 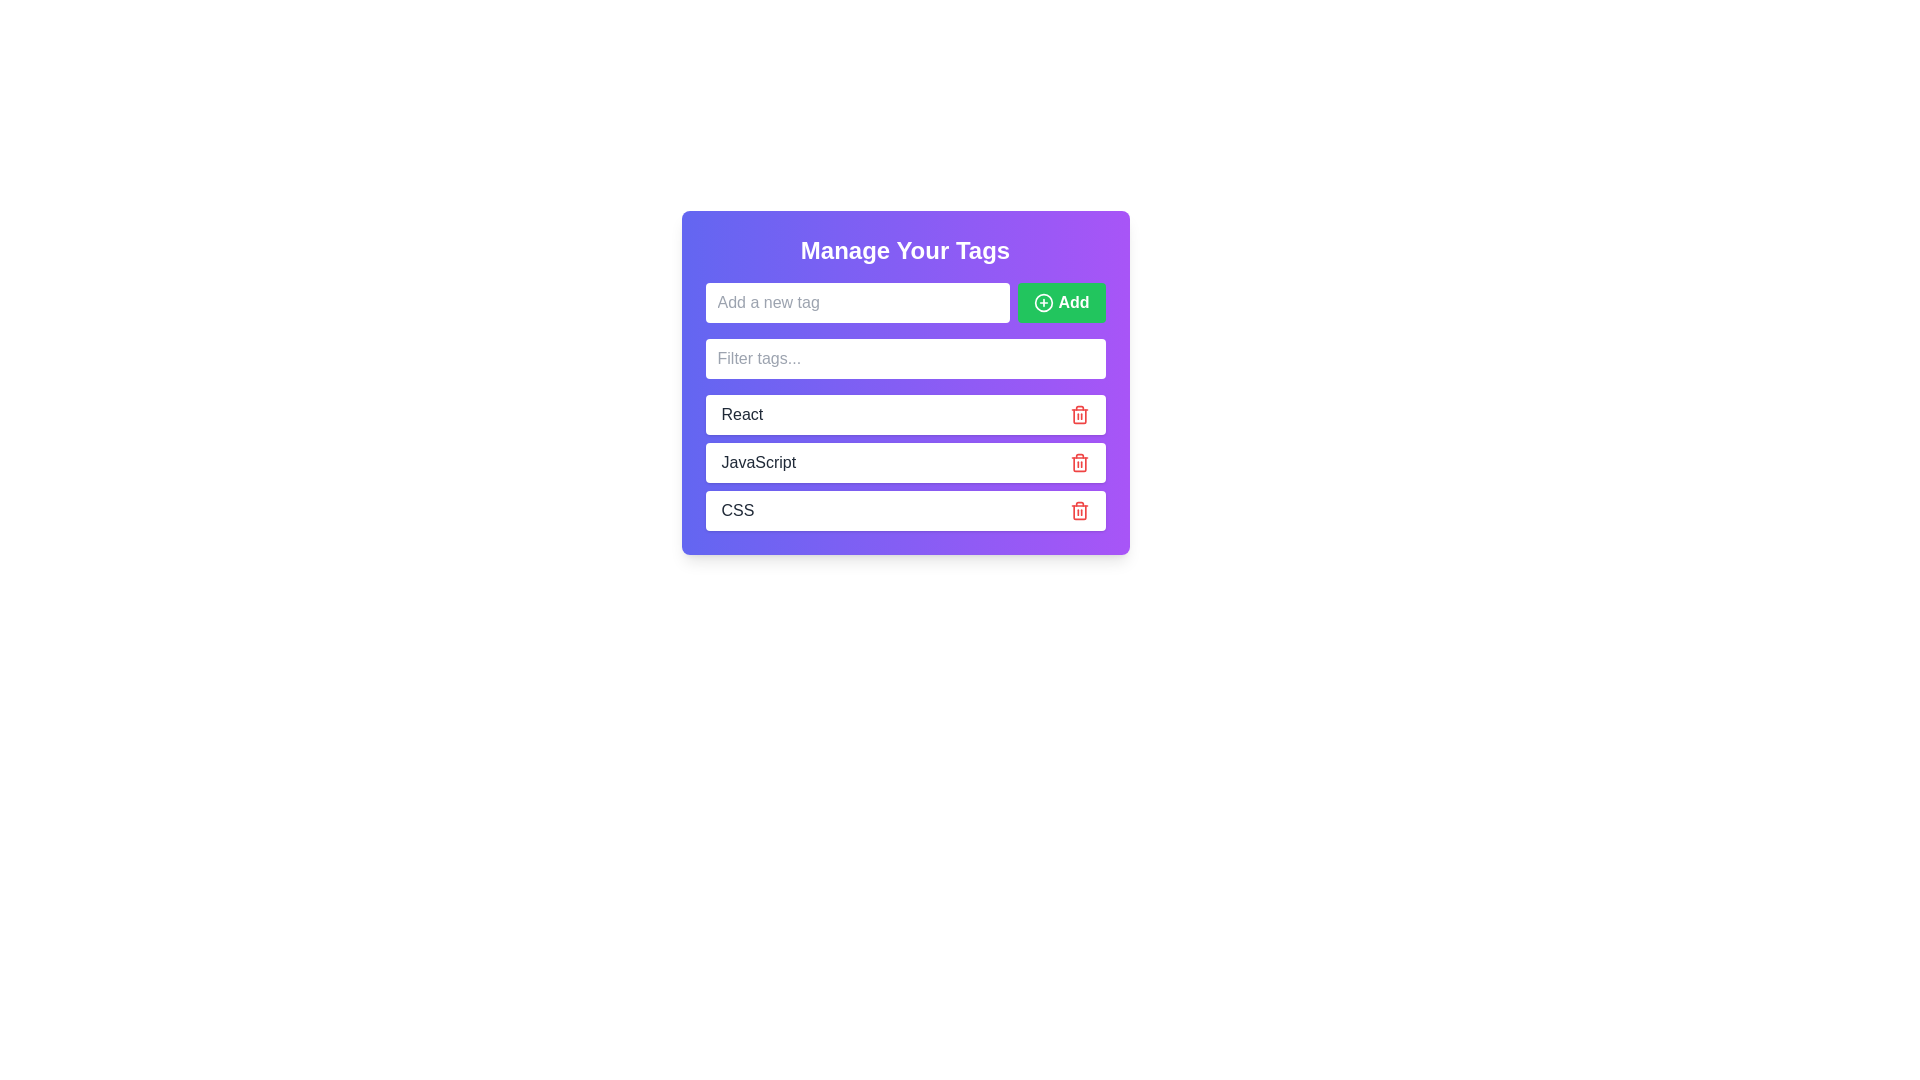 I want to click on the red trash bin icon button located at the rightmost position of the 'JavaScript' row, so click(x=1078, y=462).